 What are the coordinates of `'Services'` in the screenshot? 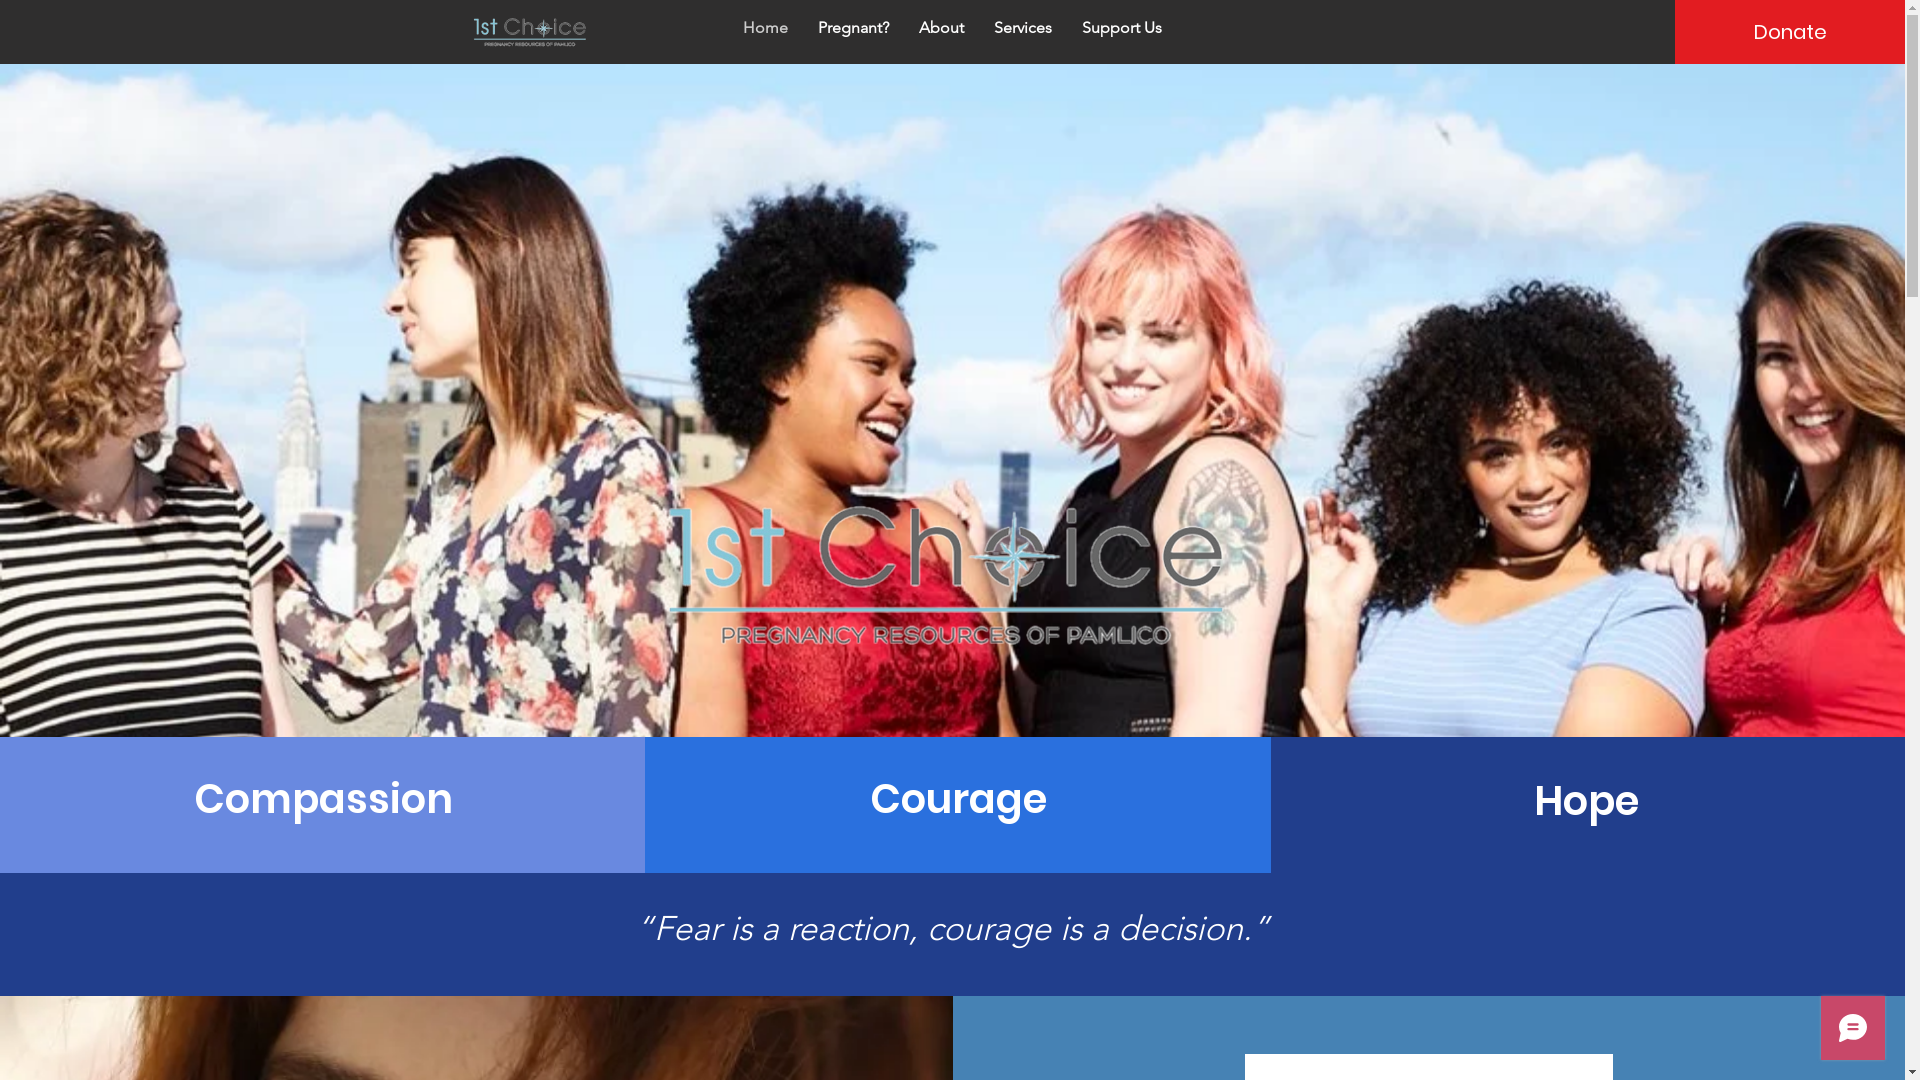 It's located at (1022, 27).